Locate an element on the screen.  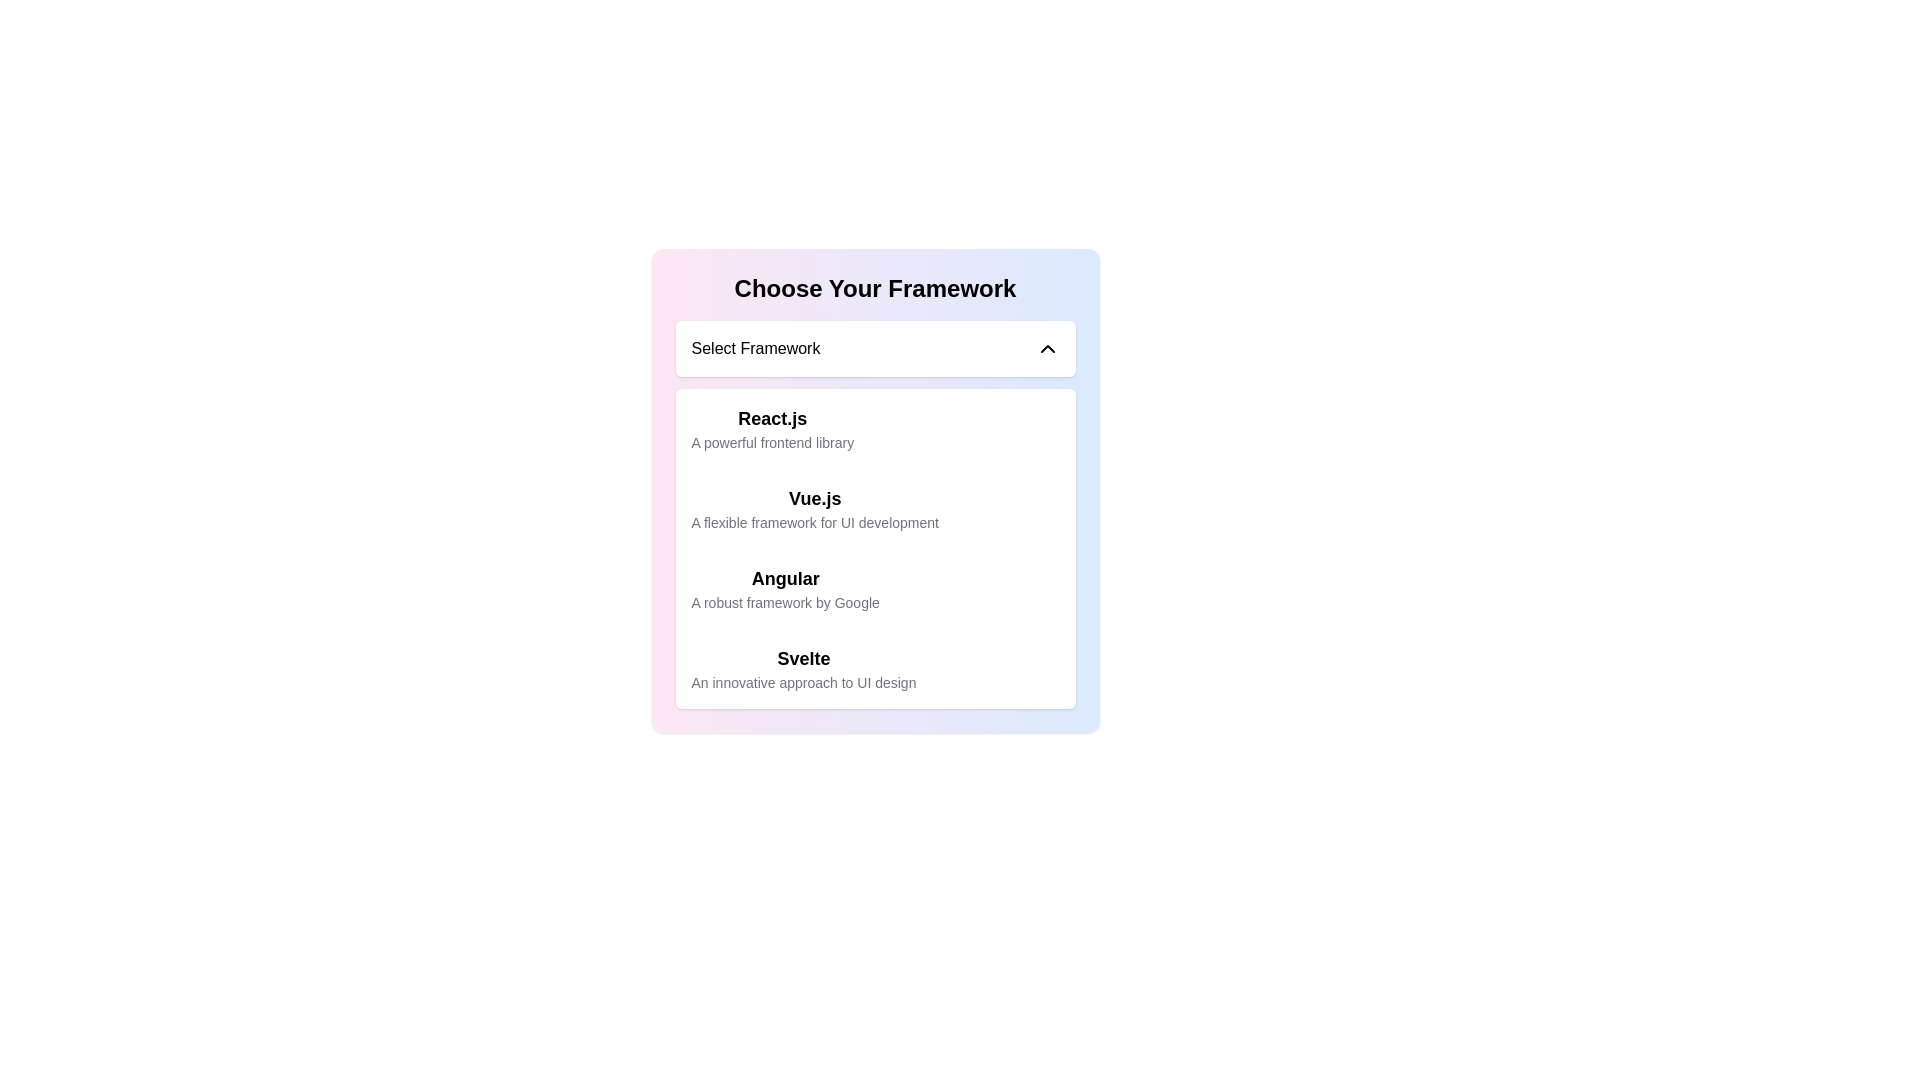
text label that says 'An innovative approach to UI design', which is styled in small gray font and positioned below the title 'Svelte' is located at coordinates (803, 681).